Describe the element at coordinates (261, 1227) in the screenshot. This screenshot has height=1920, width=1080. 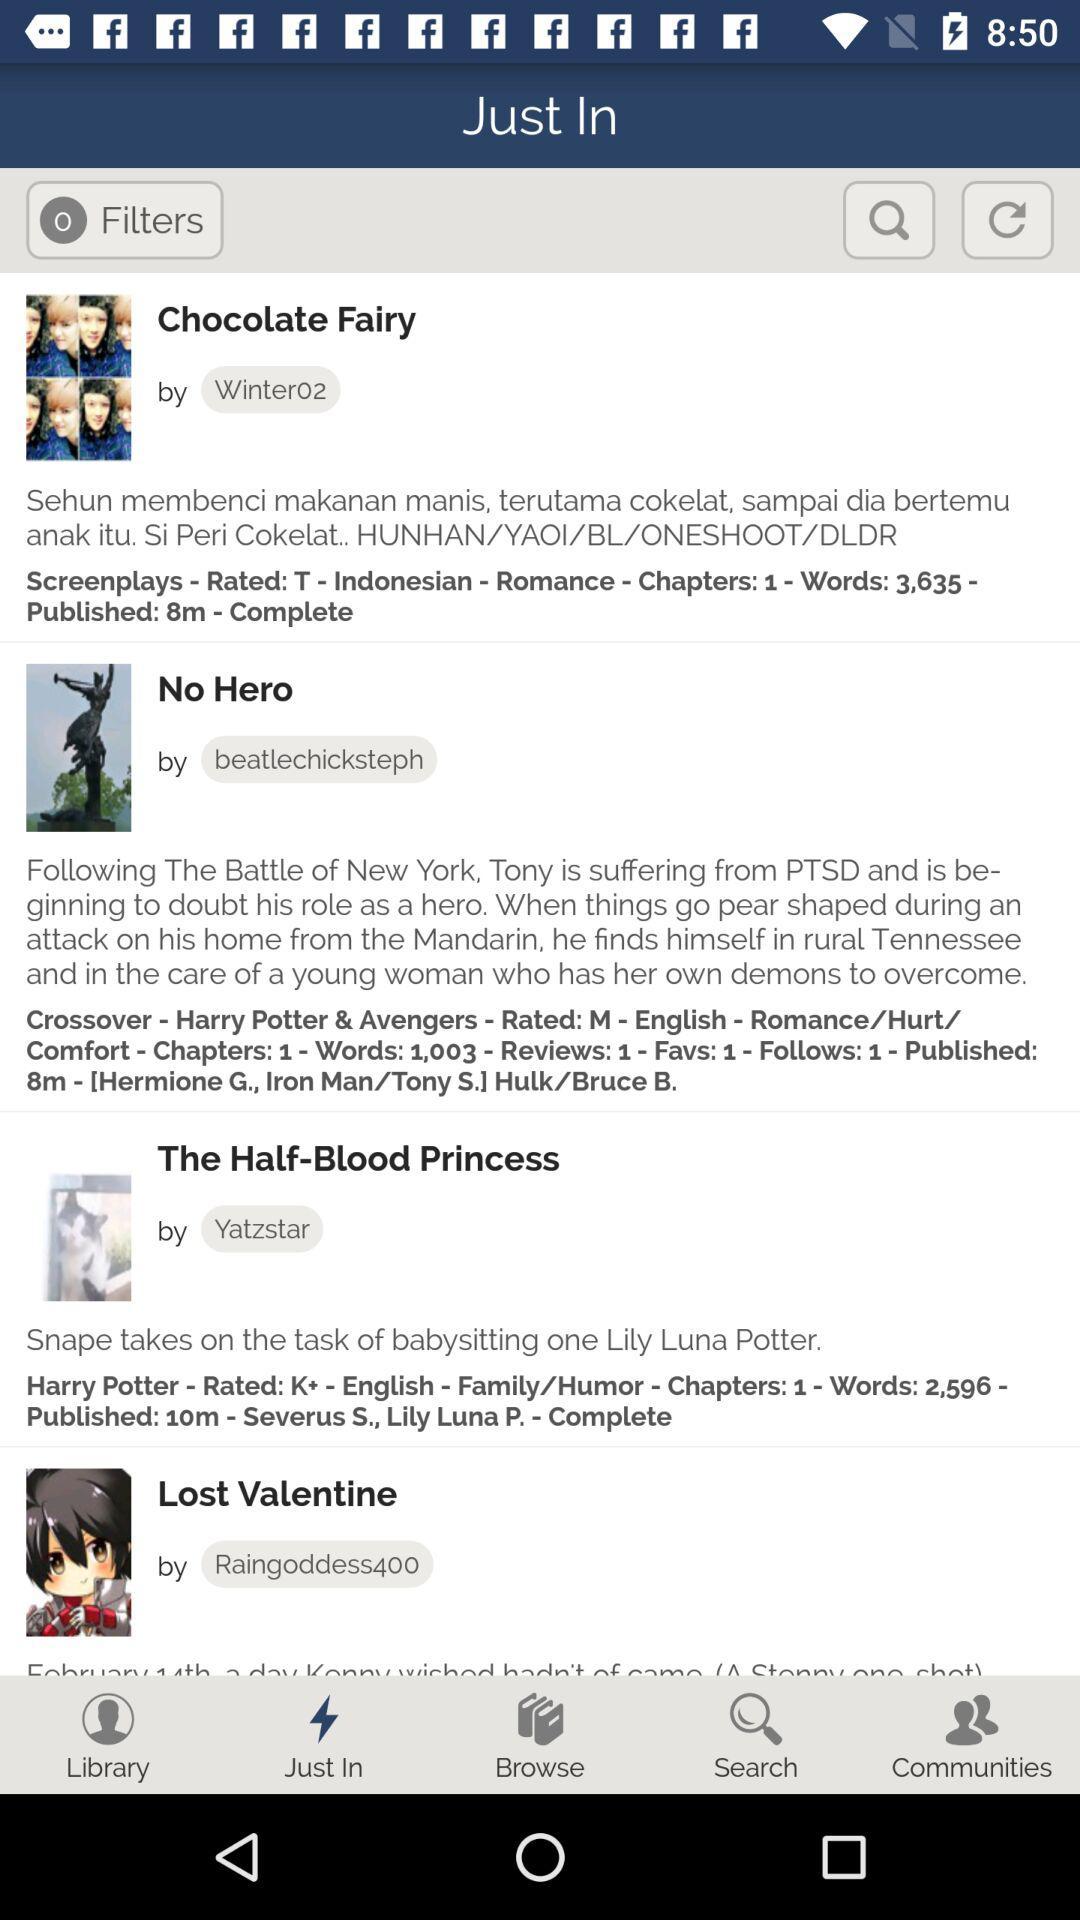
I see `yatzstar app` at that location.